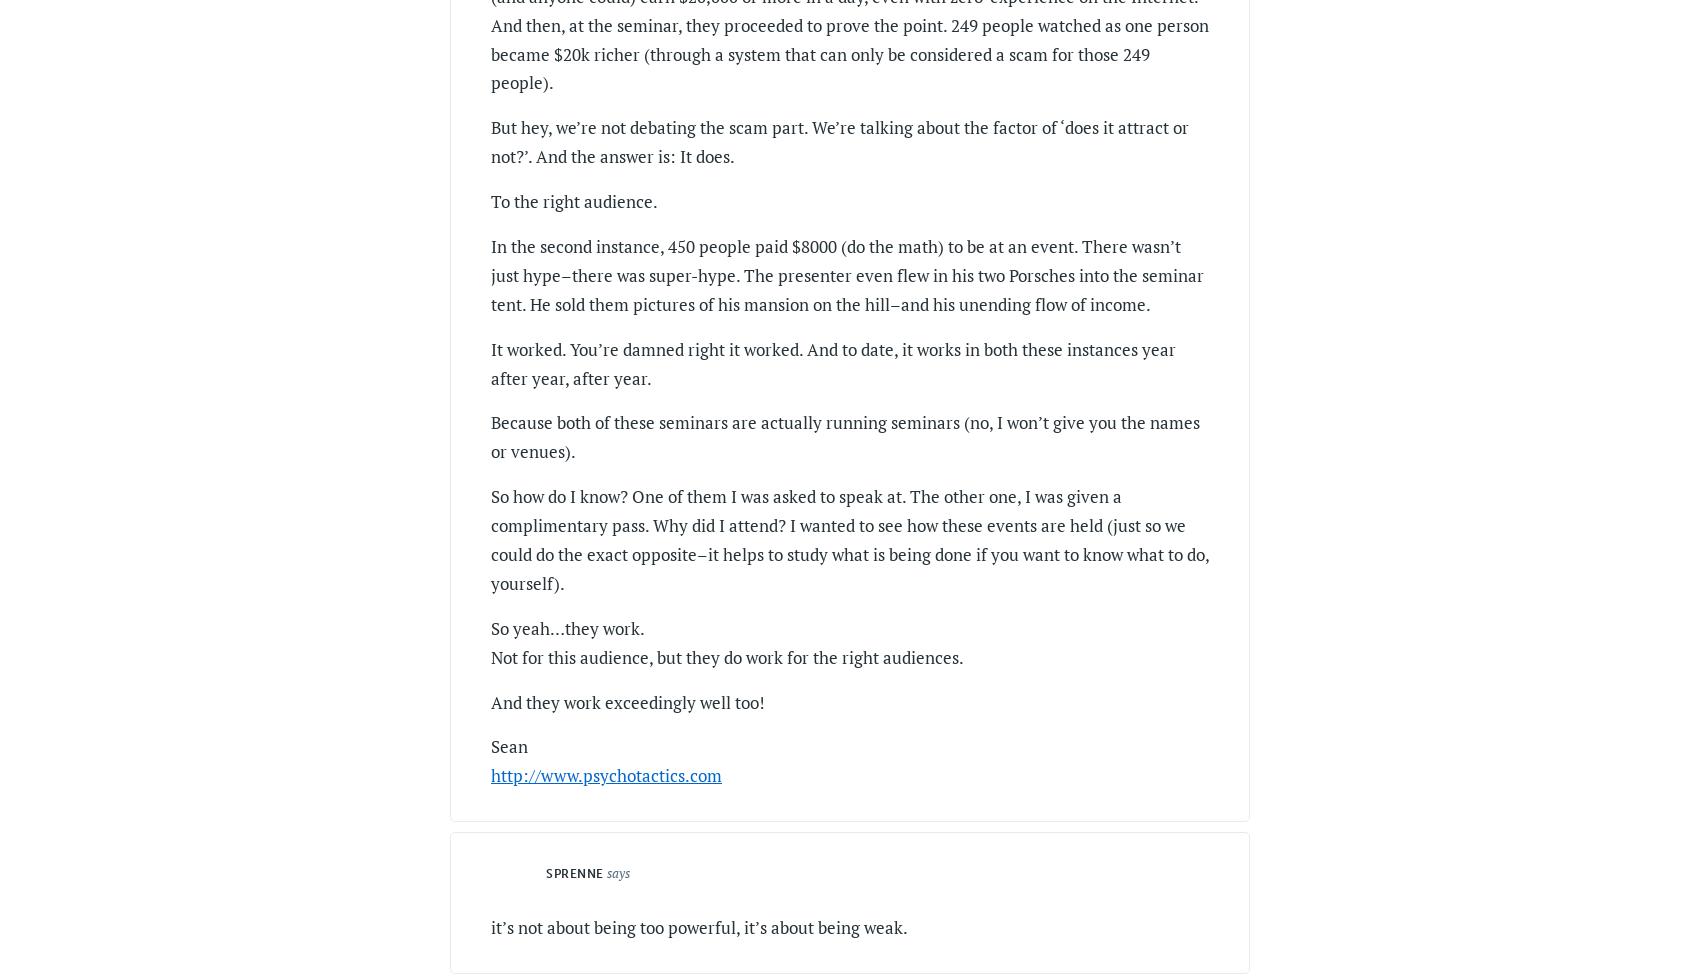  What do you see at coordinates (509, 746) in the screenshot?
I see `'Sean'` at bounding box center [509, 746].